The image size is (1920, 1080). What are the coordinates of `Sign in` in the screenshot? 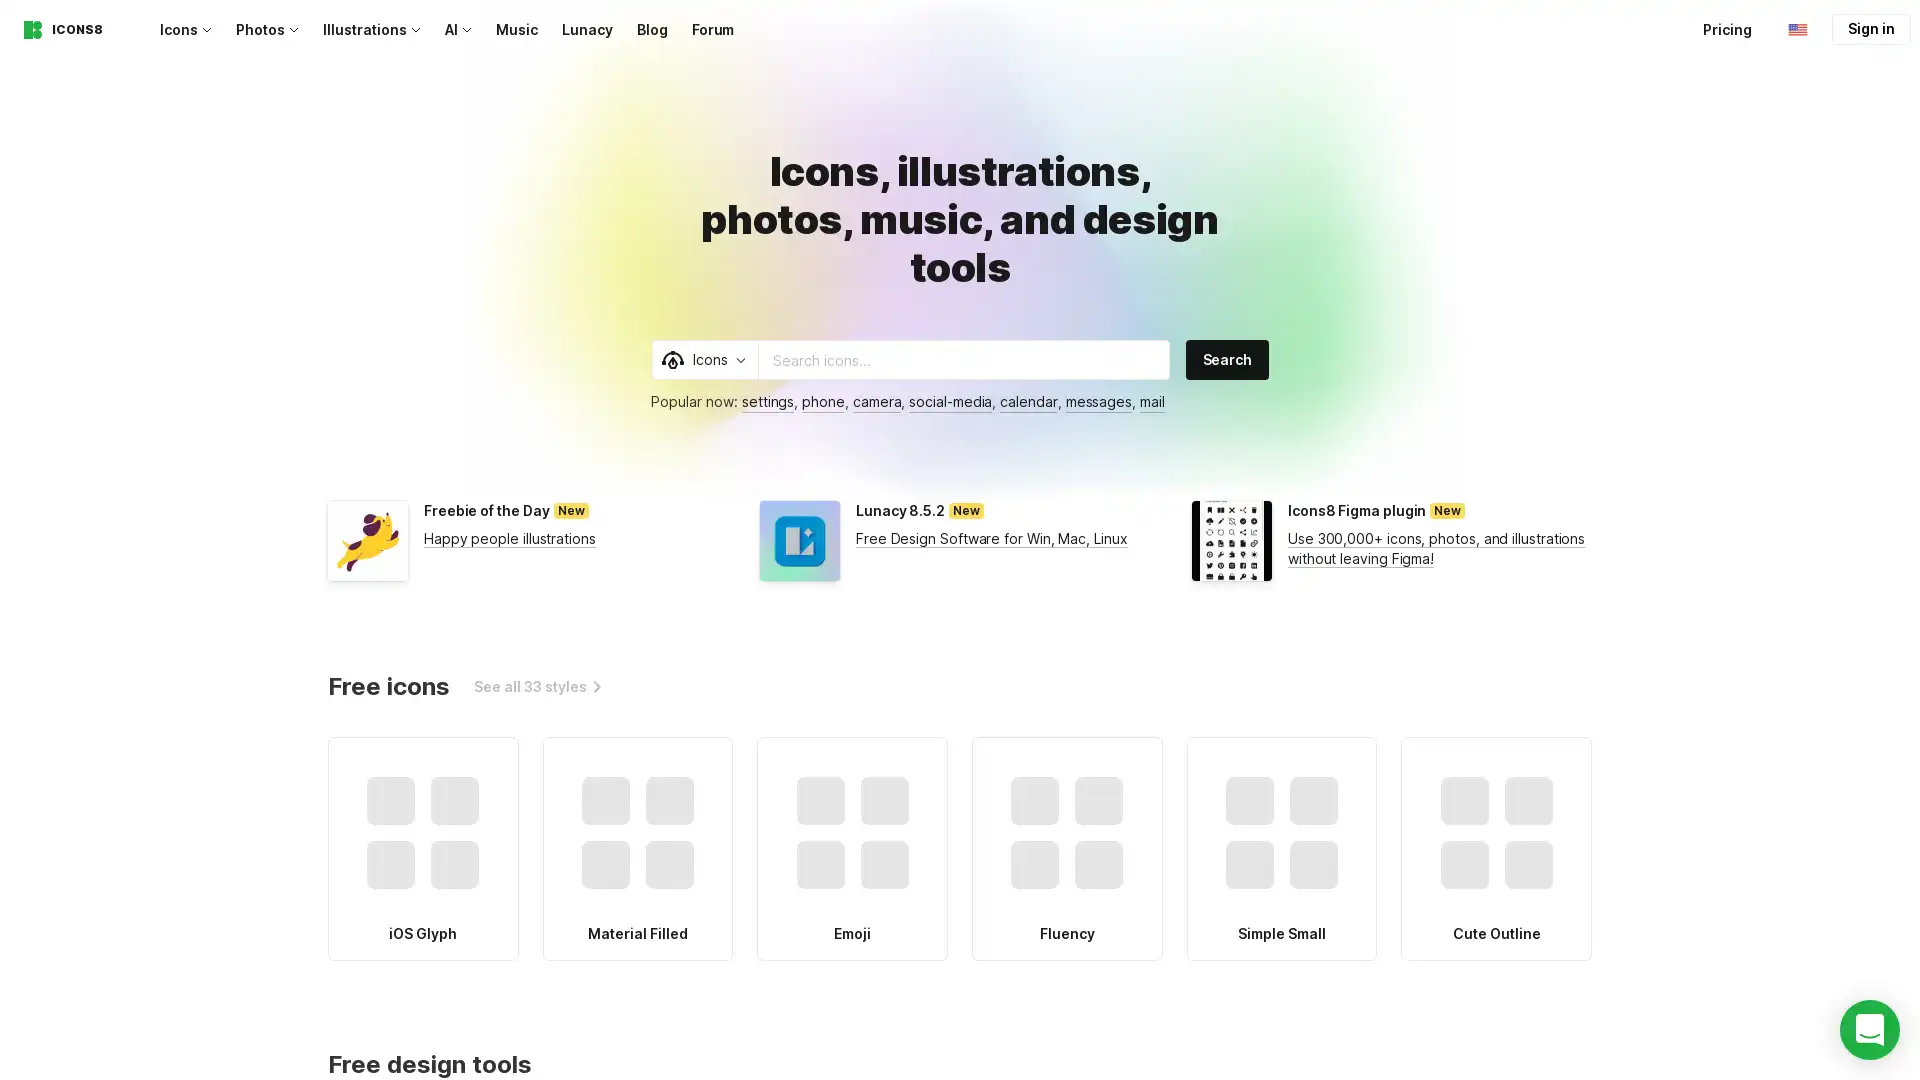 It's located at (1870, 29).